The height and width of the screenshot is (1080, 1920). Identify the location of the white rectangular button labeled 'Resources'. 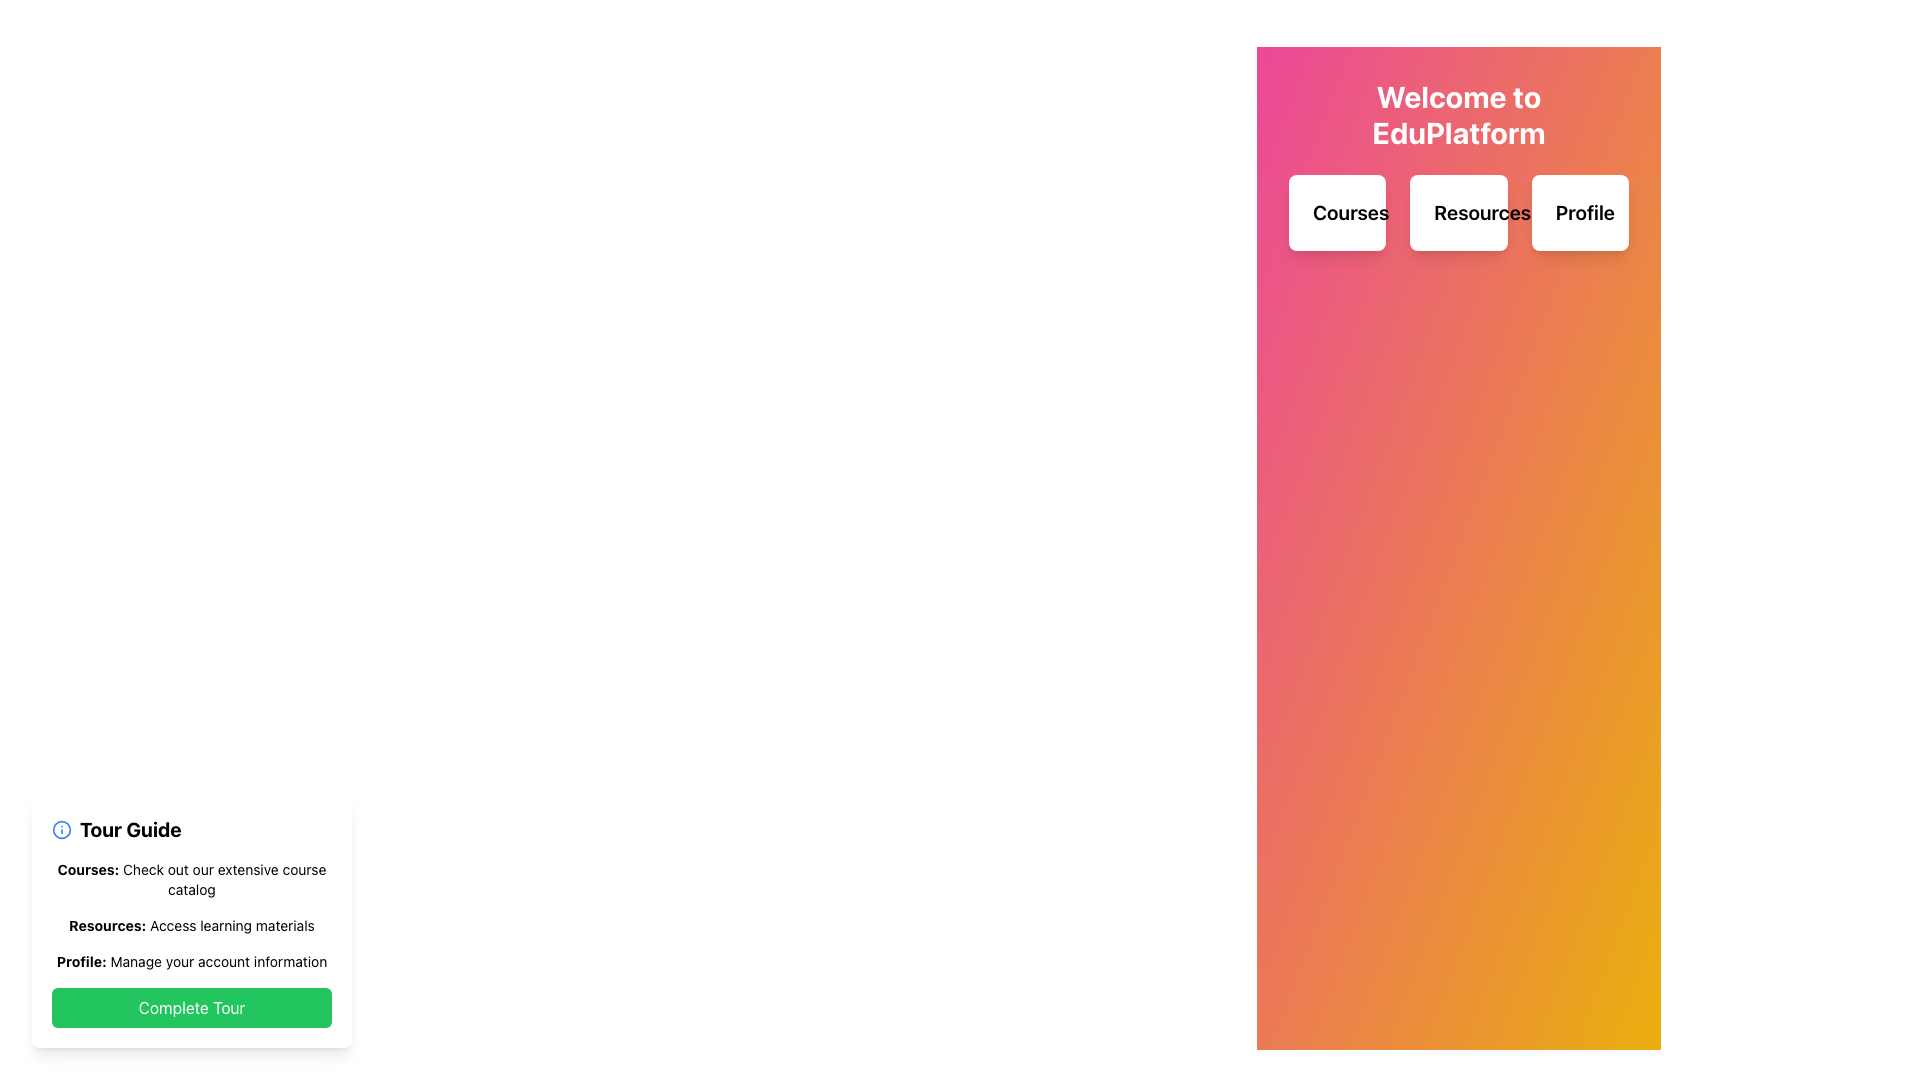
(1459, 212).